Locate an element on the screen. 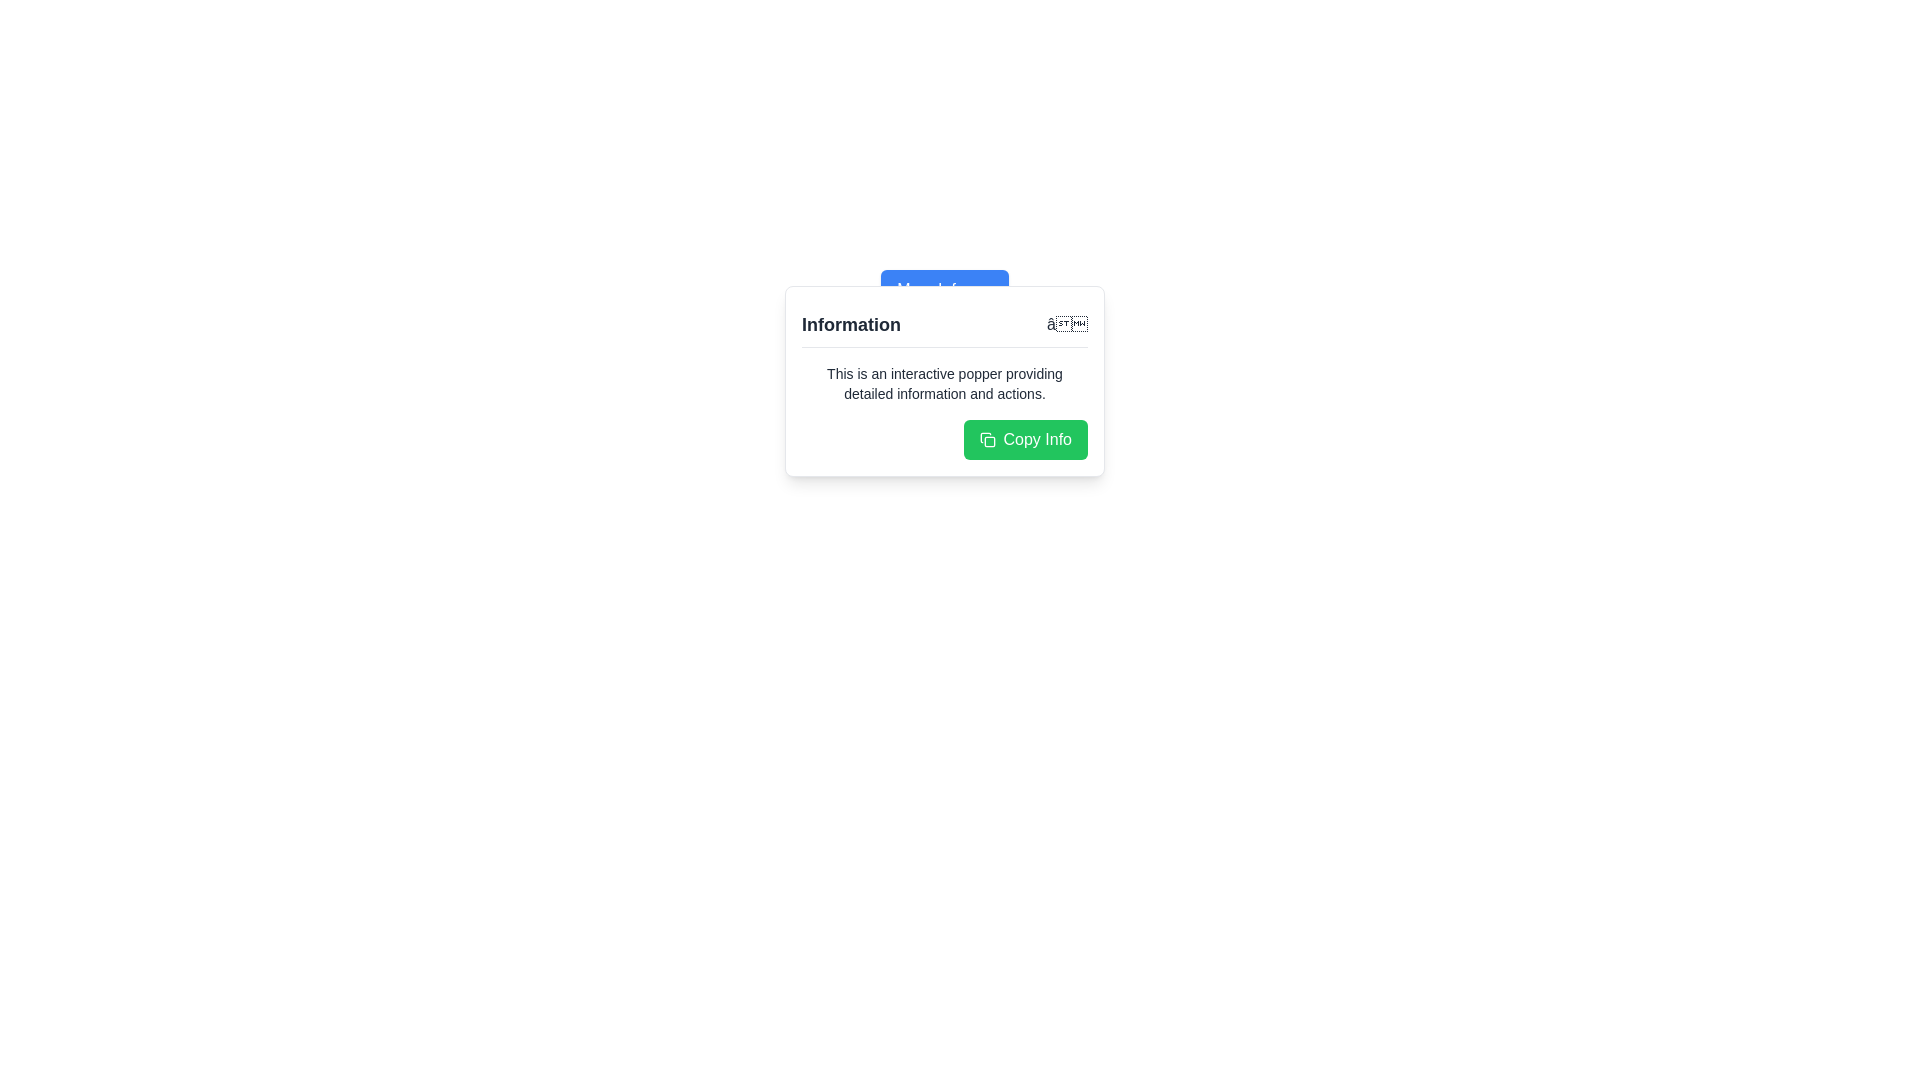  the button with a blue background and white text labeled 'More Info', which is centrally positioned above the 'Information' pop-up box is located at coordinates (944, 289).